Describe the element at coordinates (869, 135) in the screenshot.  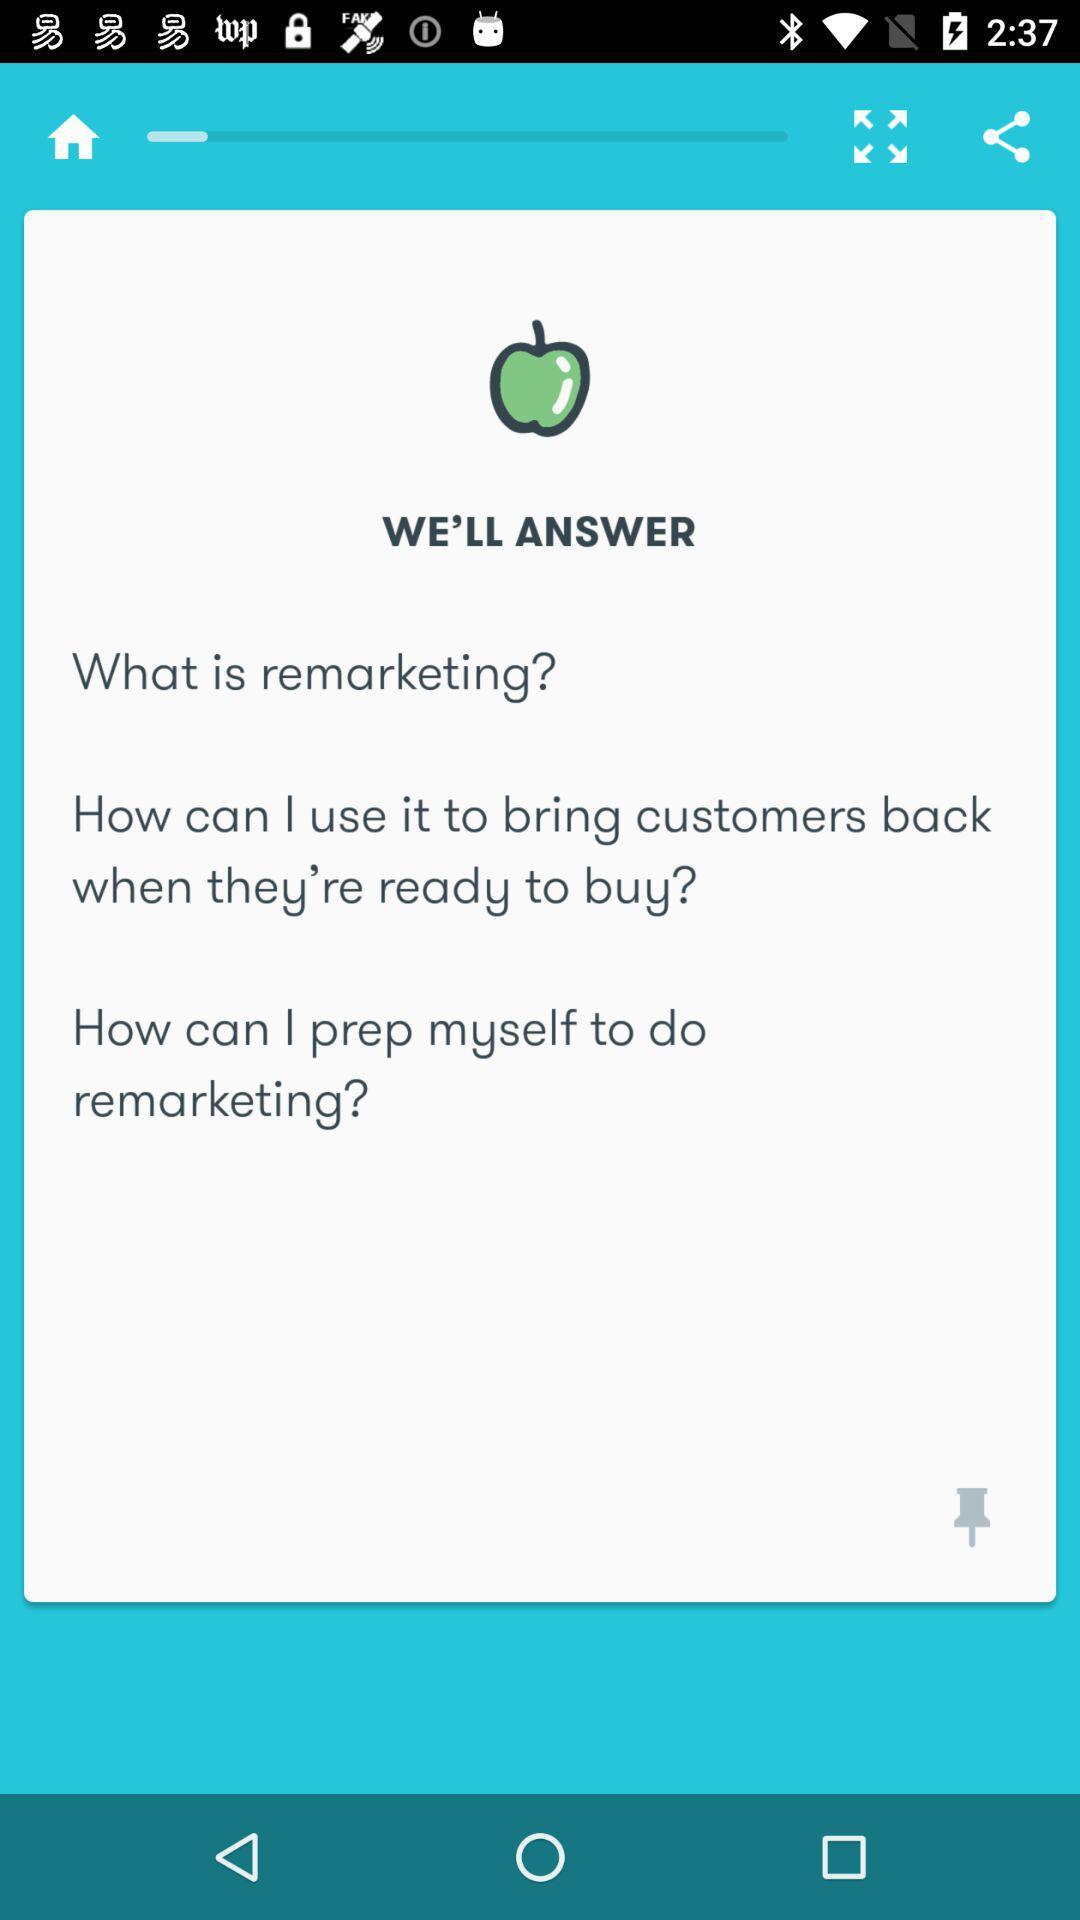
I see `the fullscreen icon` at that location.